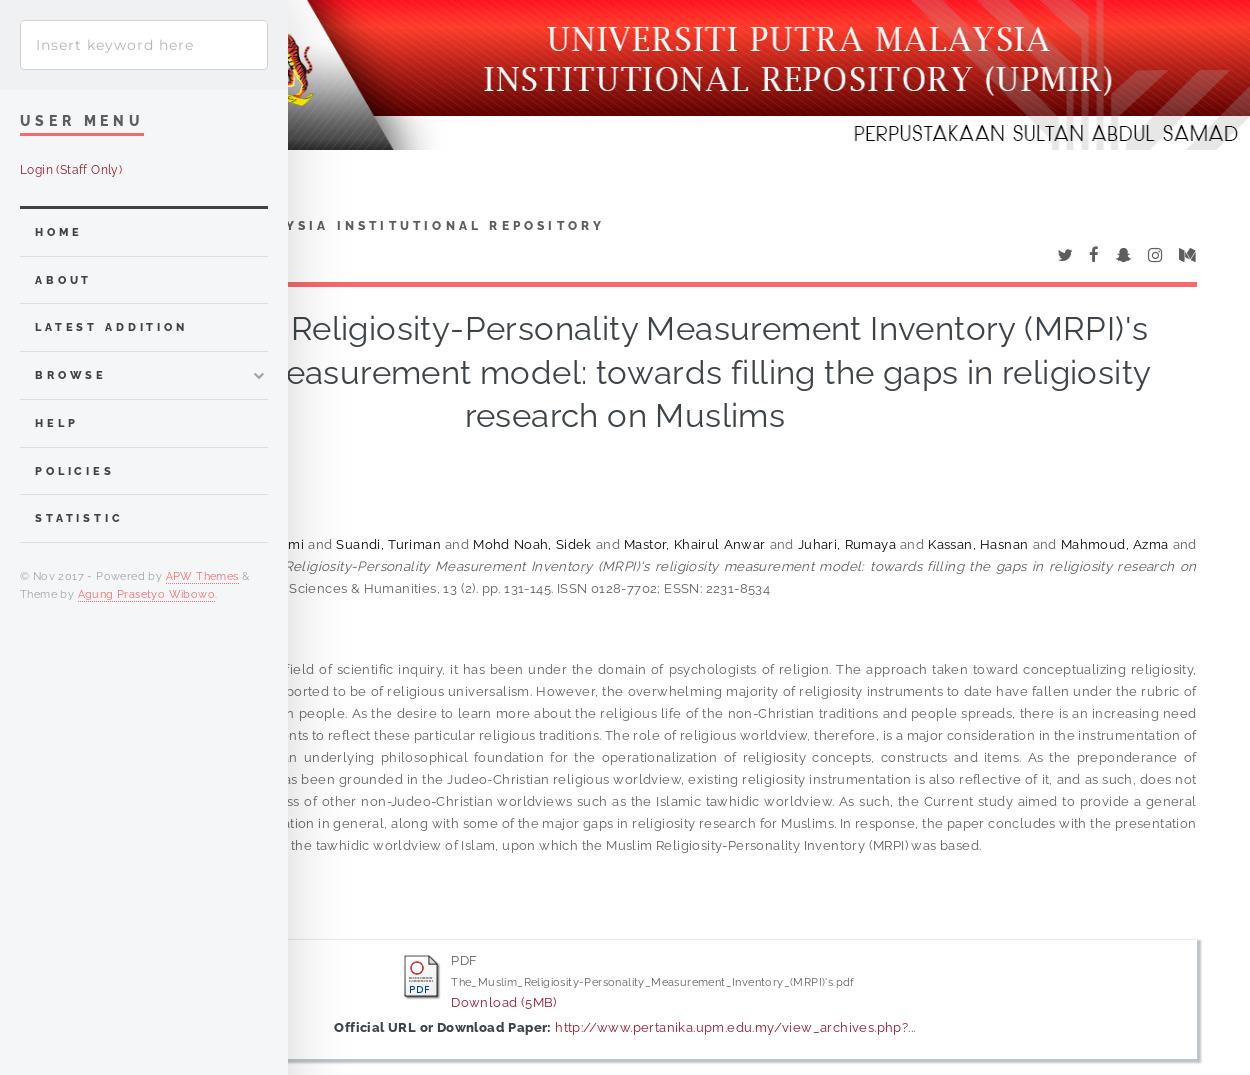 The height and width of the screenshot is (1075, 1250). I want to click on 'PDF', so click(450, 959).